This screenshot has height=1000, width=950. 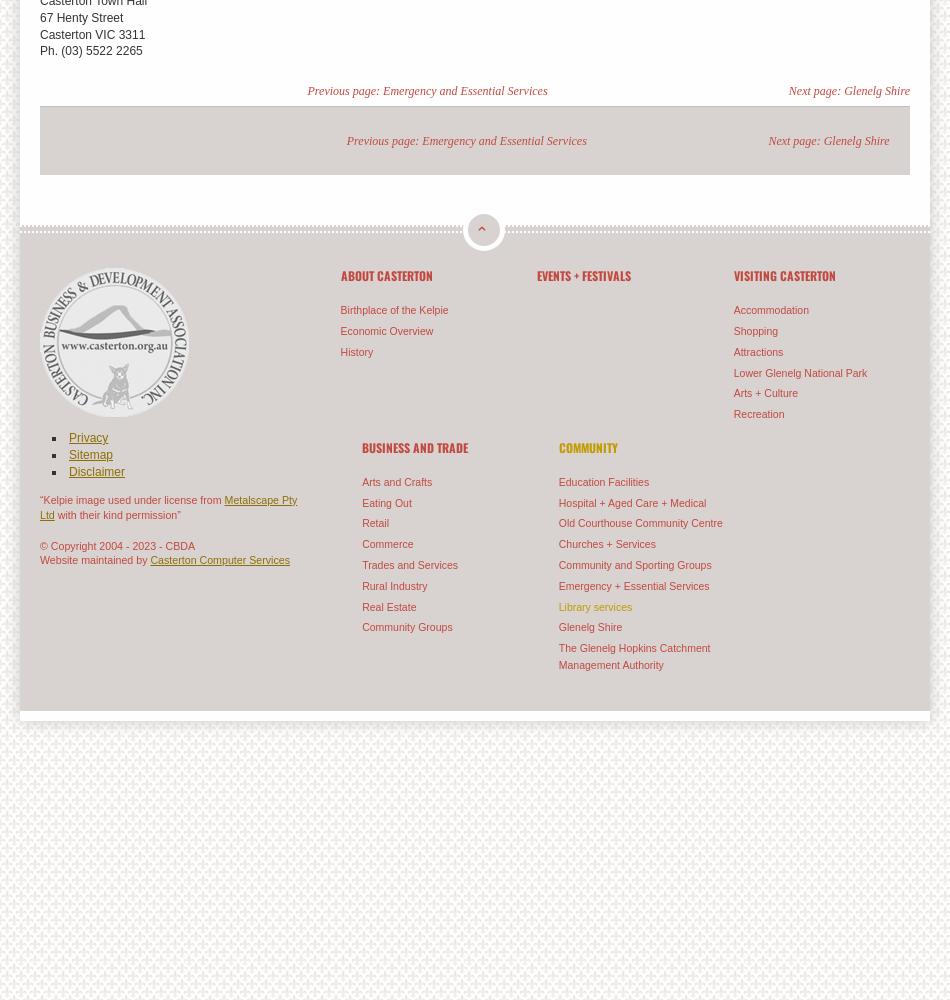 What do you see at coordinates (92, 34) in the screenshot?
I see `'Casterton VIC 3311'` at bounding box center [92, 34].